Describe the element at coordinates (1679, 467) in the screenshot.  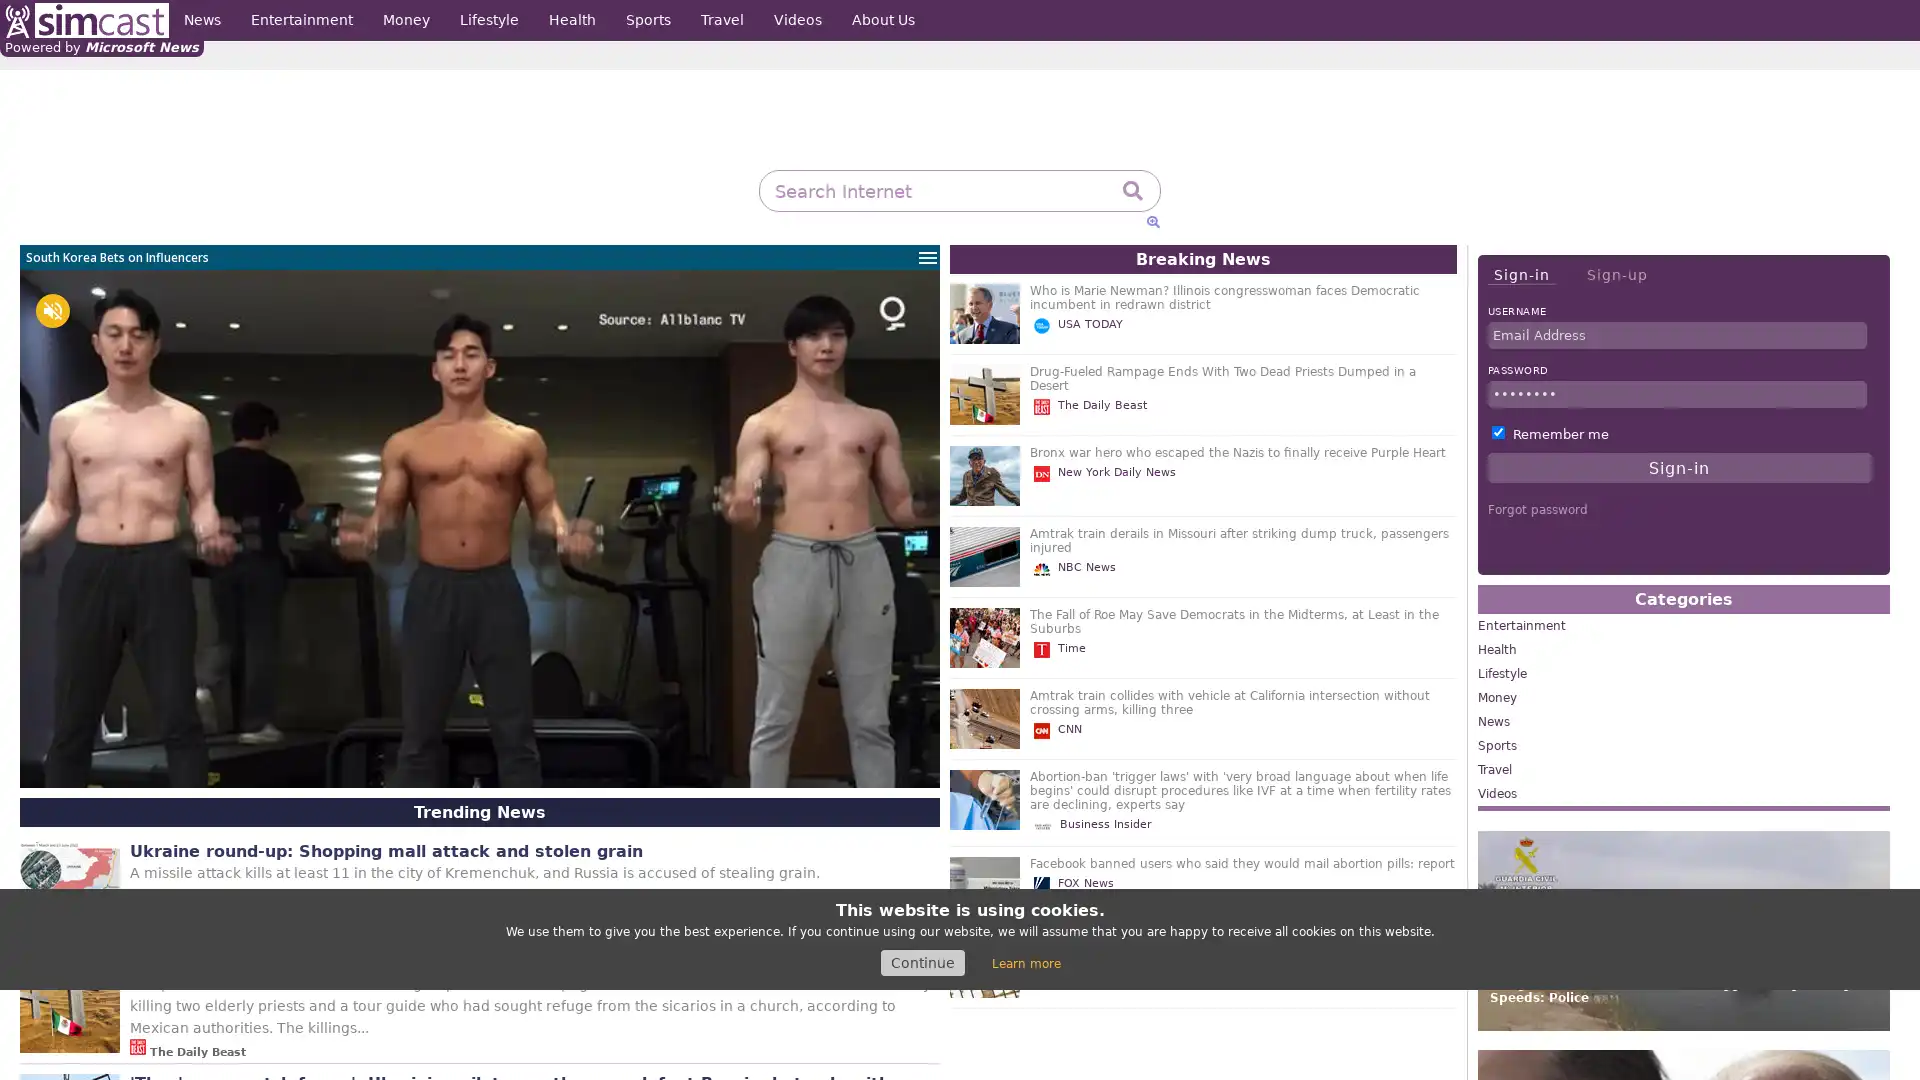
I see `Sign-in` at that location.